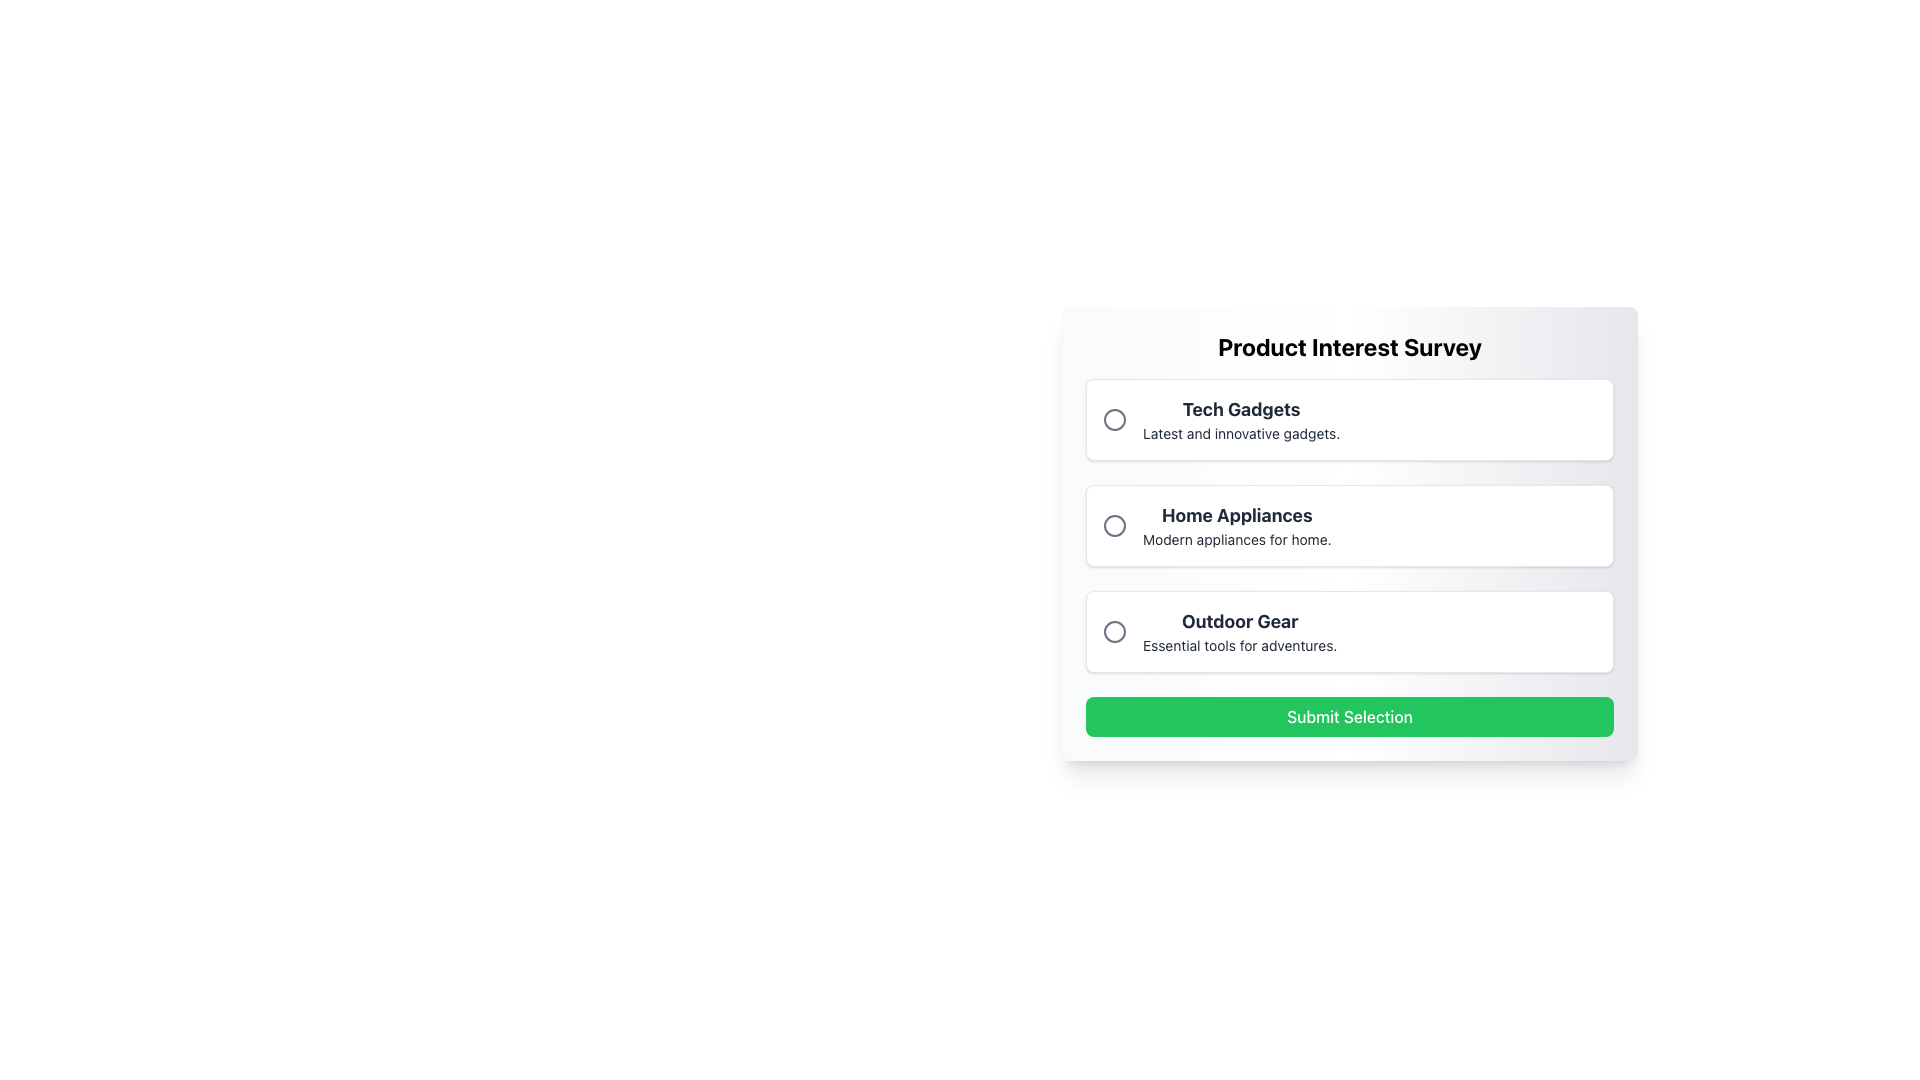 This screenshot has width=1920, height=1080. What do you see at coordinates (1240, 419) in the screenshot?
I see `the Text label displaying 'Tech Gadgets' which is the first entry in the selection list, styled with a bold title and a descriptive subtitle` at bounding box center [1240, 419].